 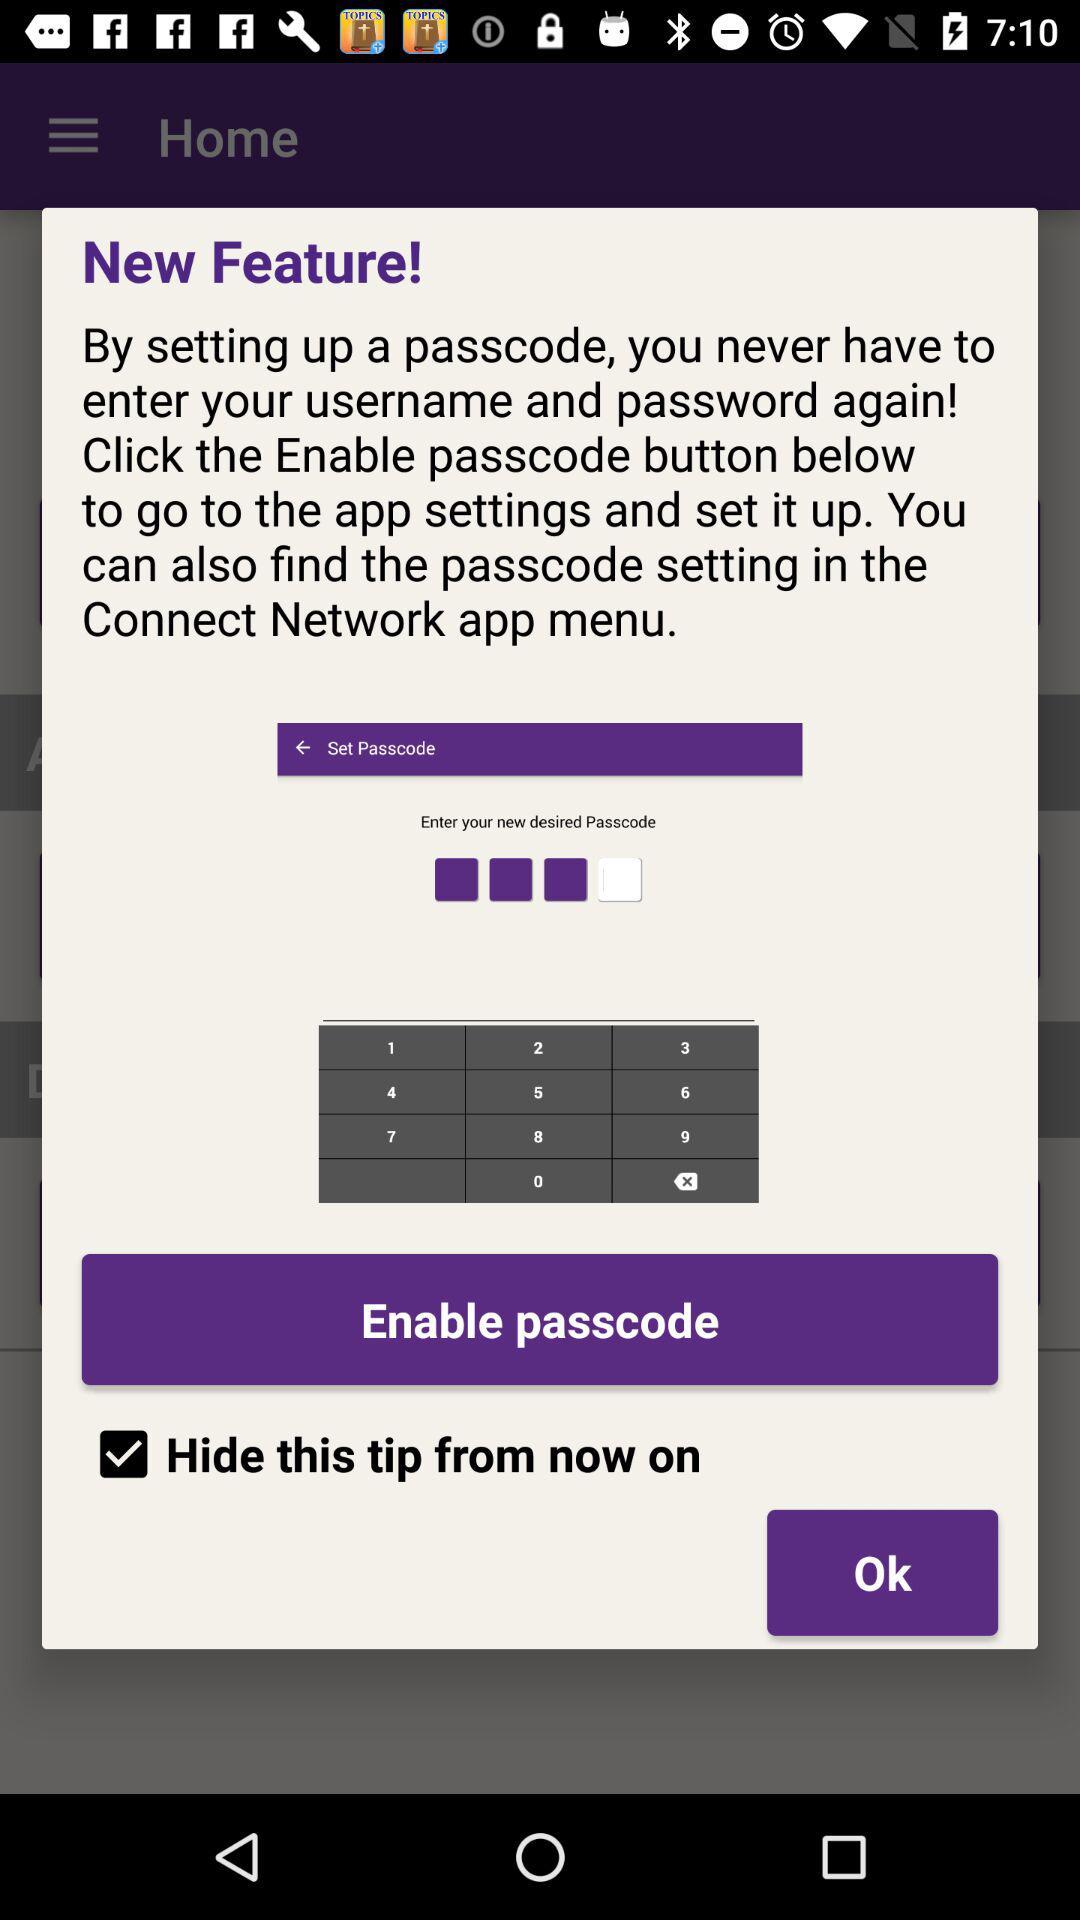 I want to click on hide this tip item, so click(x=391, y=1454).